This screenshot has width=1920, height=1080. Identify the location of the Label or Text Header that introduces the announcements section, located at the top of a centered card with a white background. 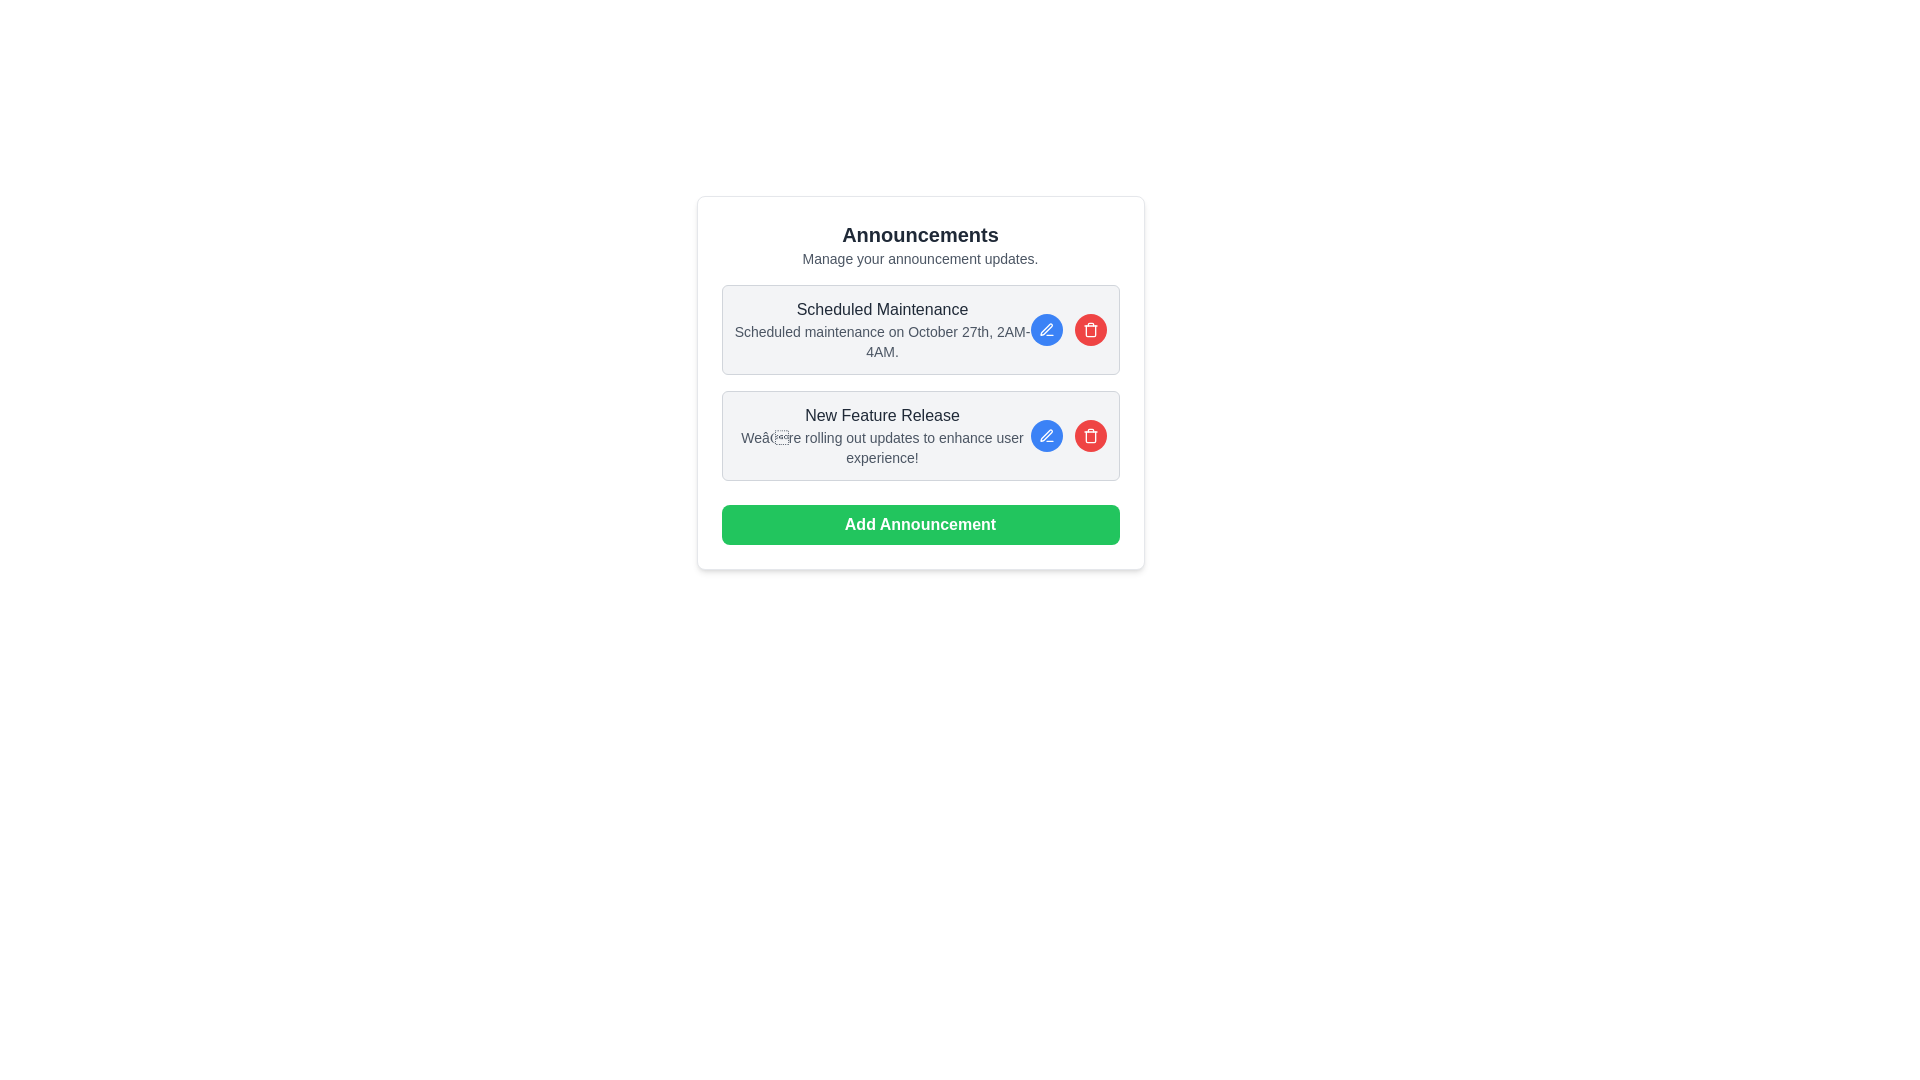
(919, 244).